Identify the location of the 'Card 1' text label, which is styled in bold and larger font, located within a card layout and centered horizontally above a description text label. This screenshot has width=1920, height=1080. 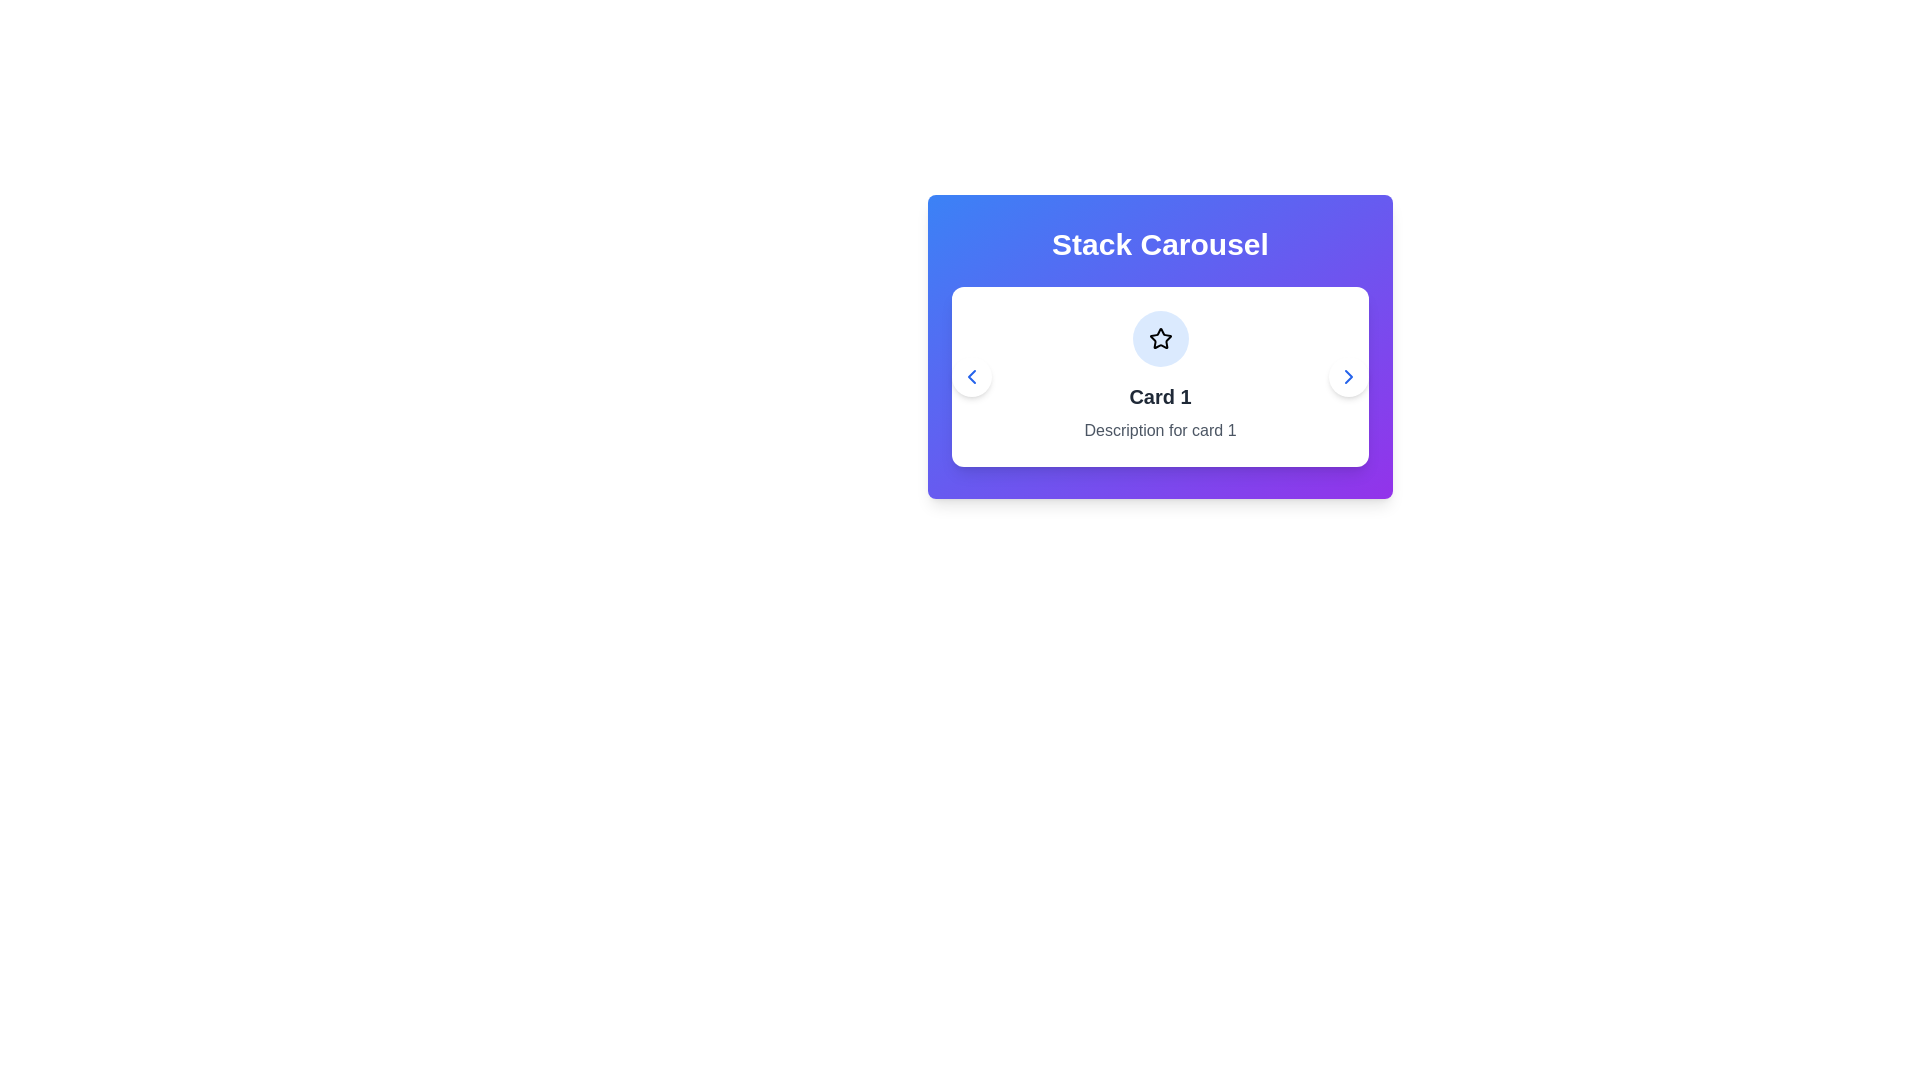
(1160, 397).